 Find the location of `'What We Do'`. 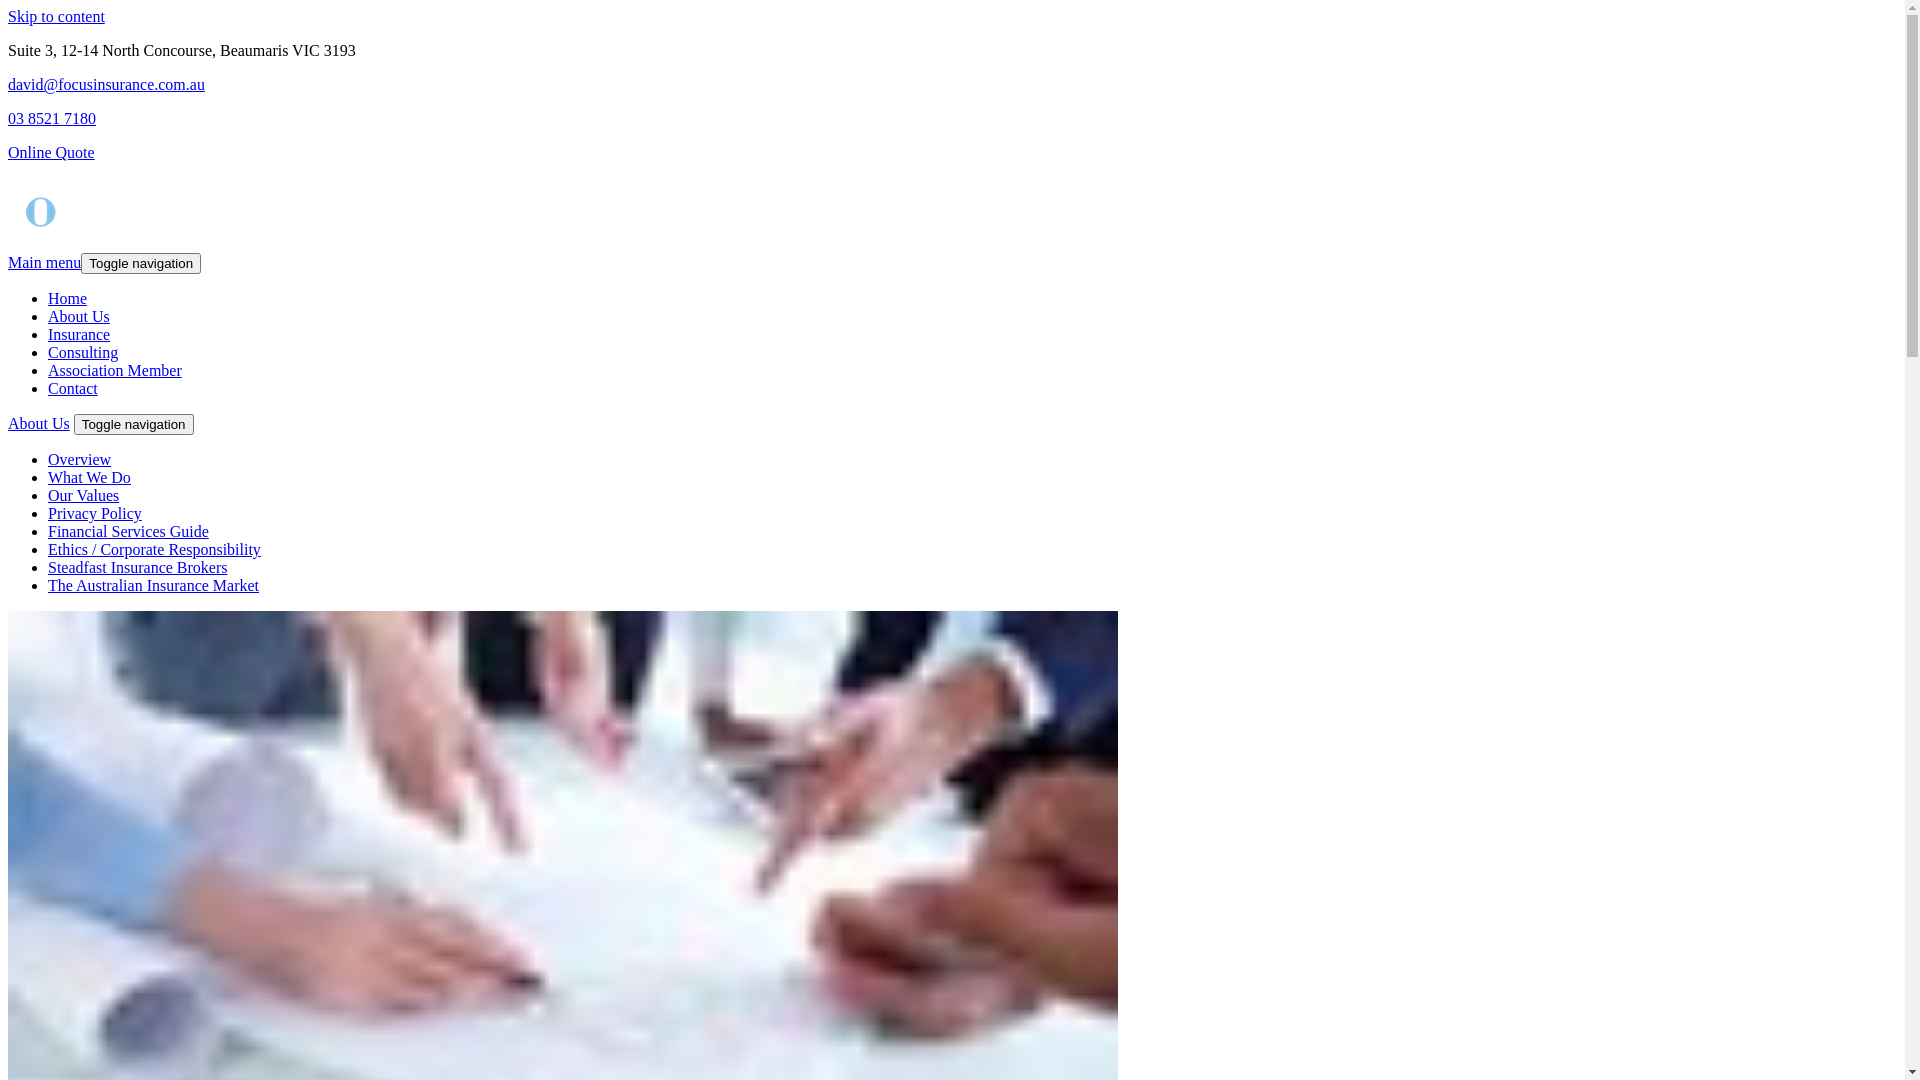

'What We Do' is located at coordinates (88, 477).